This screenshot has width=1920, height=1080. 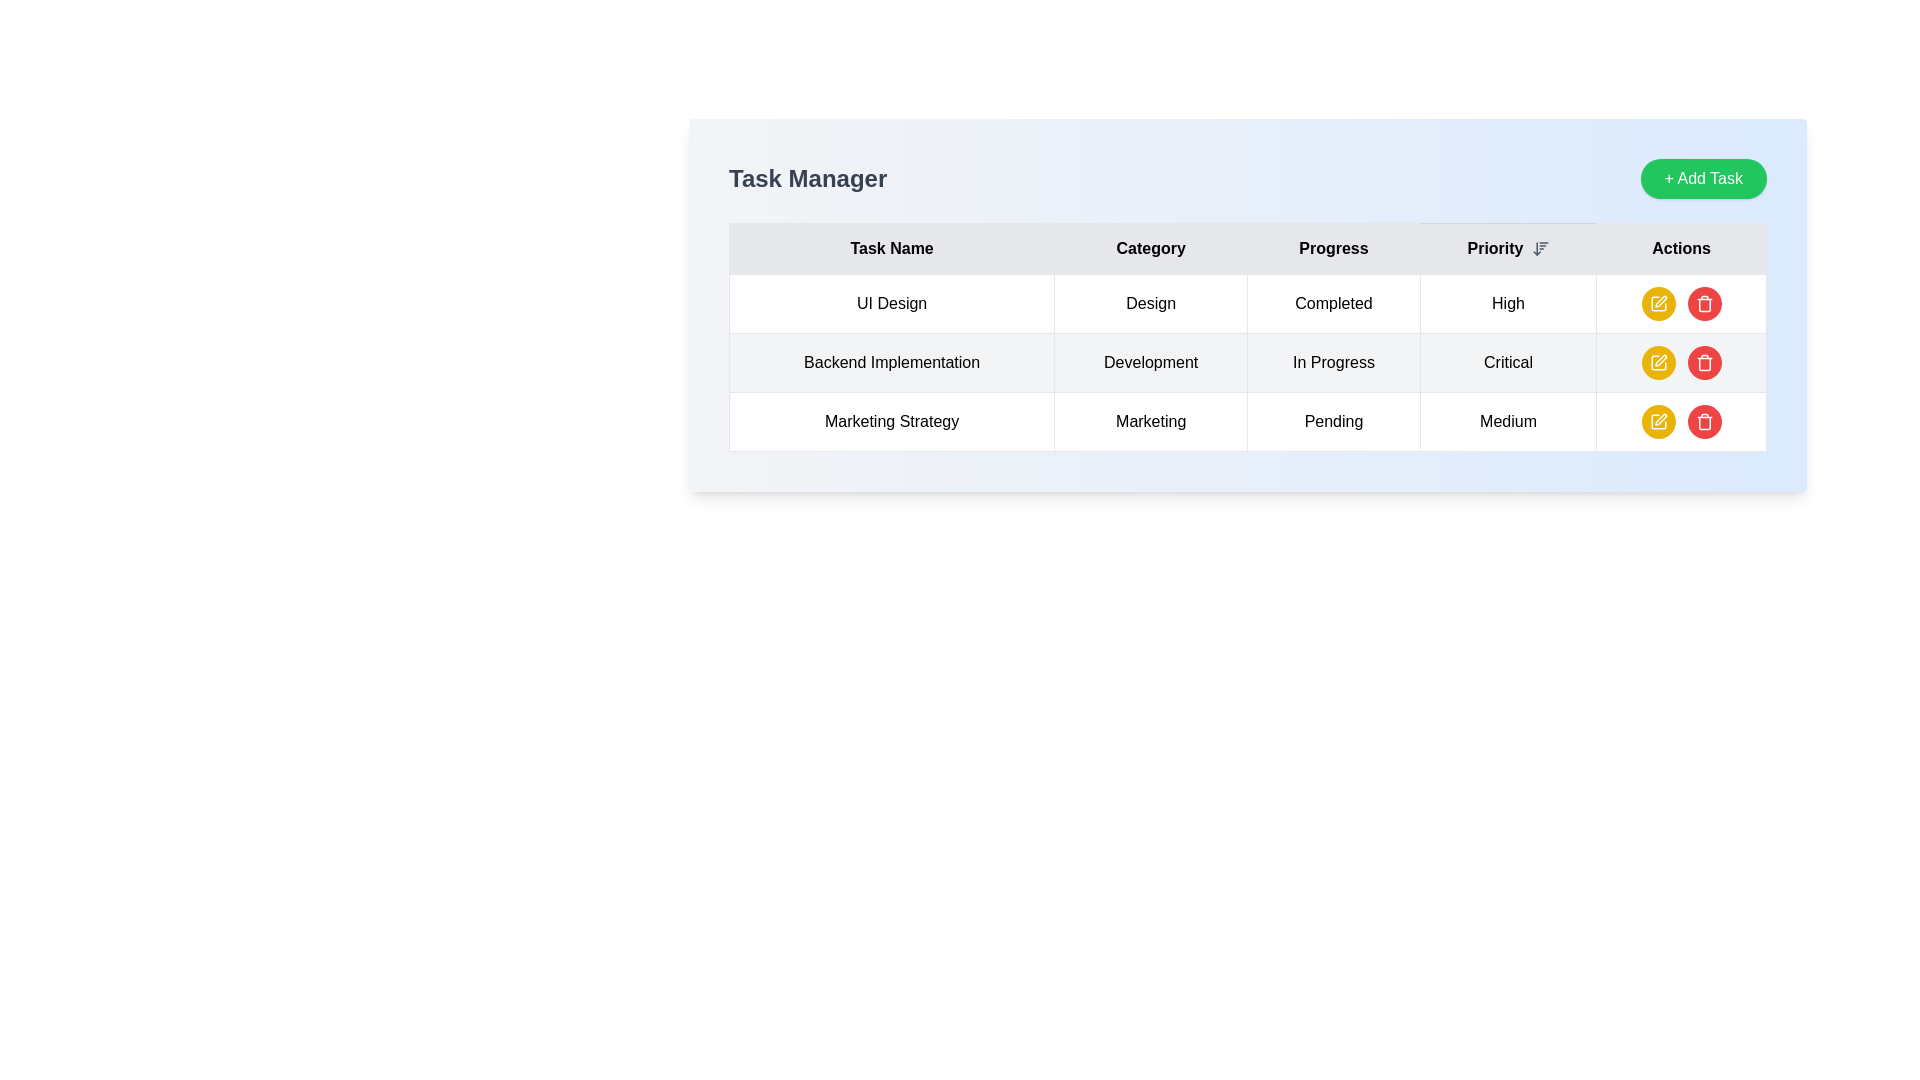 What do you see at coordinates (1334, 362) in the screenshot?
I see `the static text label that displays 'In Progress' in the third column under the 'Progress' header of the table row labeled 'Backend Implementation'` at bounding box center [1334, 362].